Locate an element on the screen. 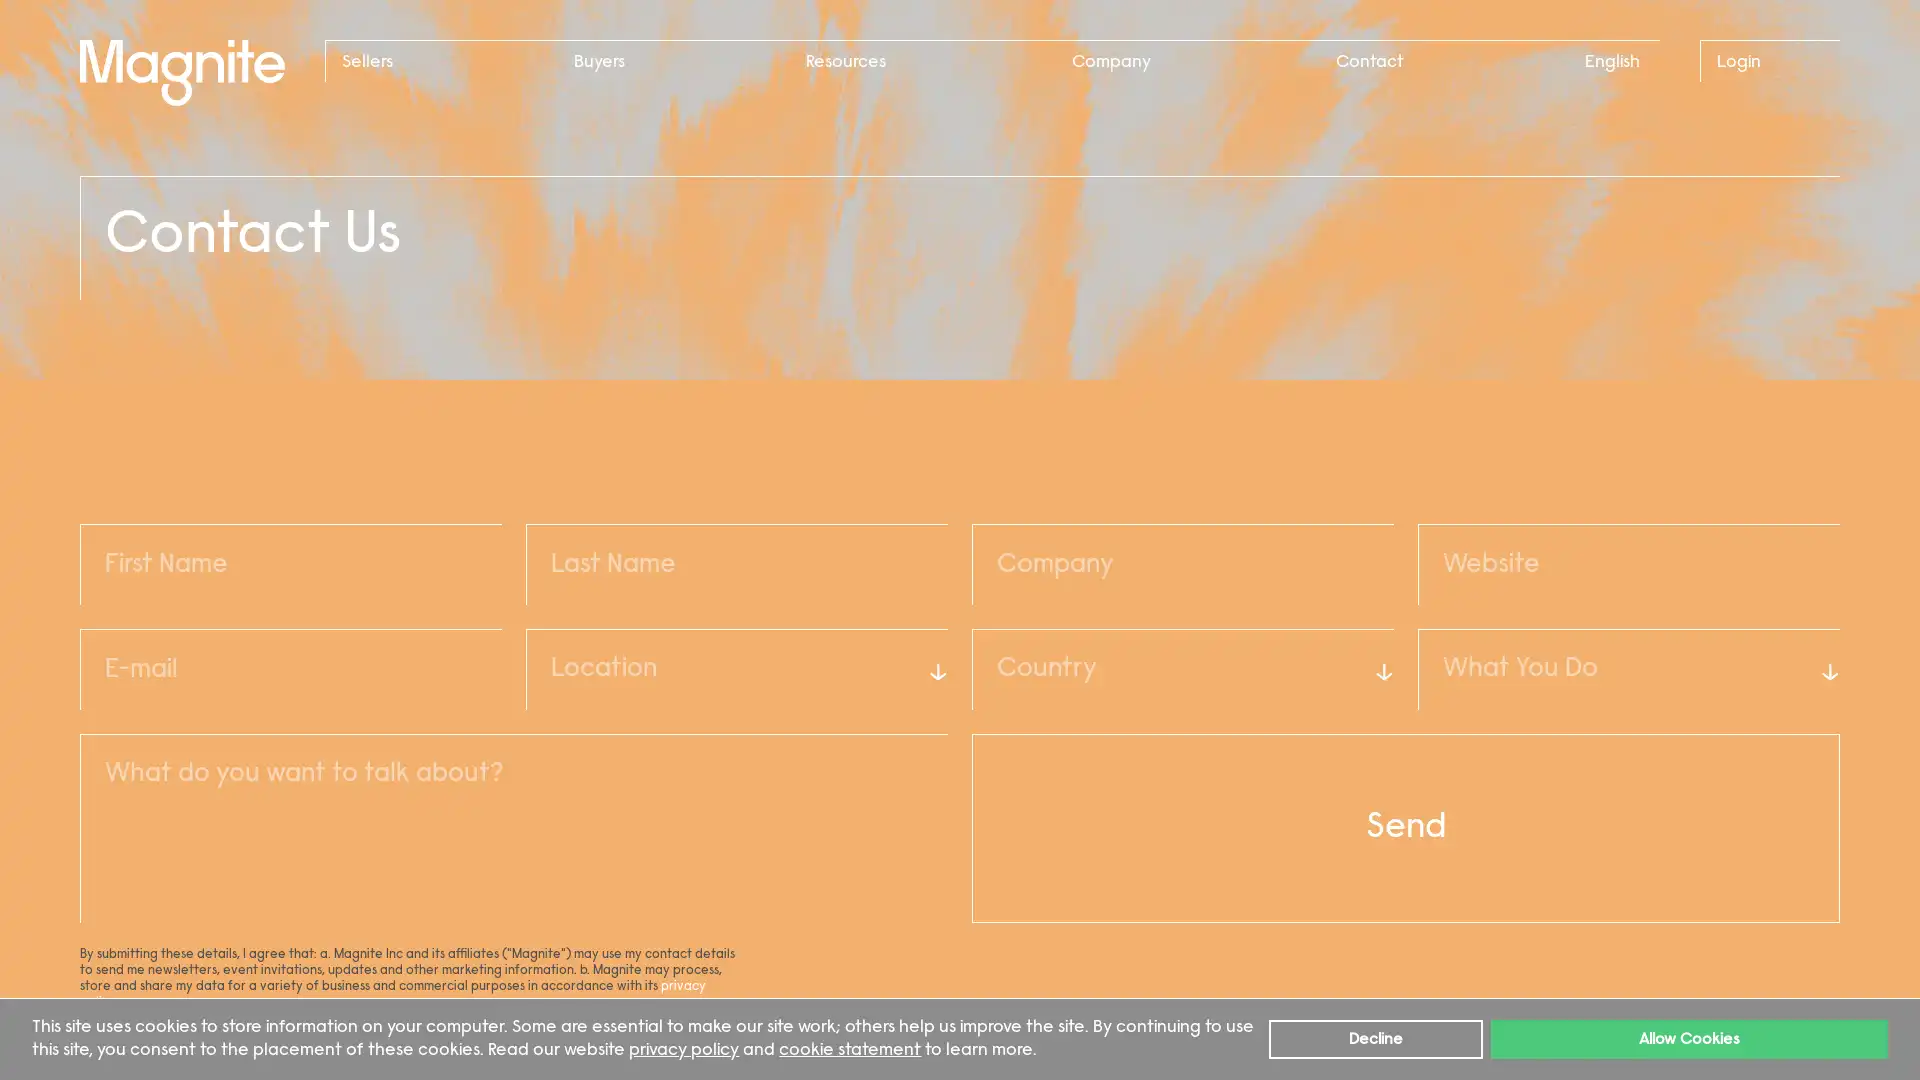 The height and width of the screenshot is (1080, 1920). Send is located at coordinates (1405, 828).